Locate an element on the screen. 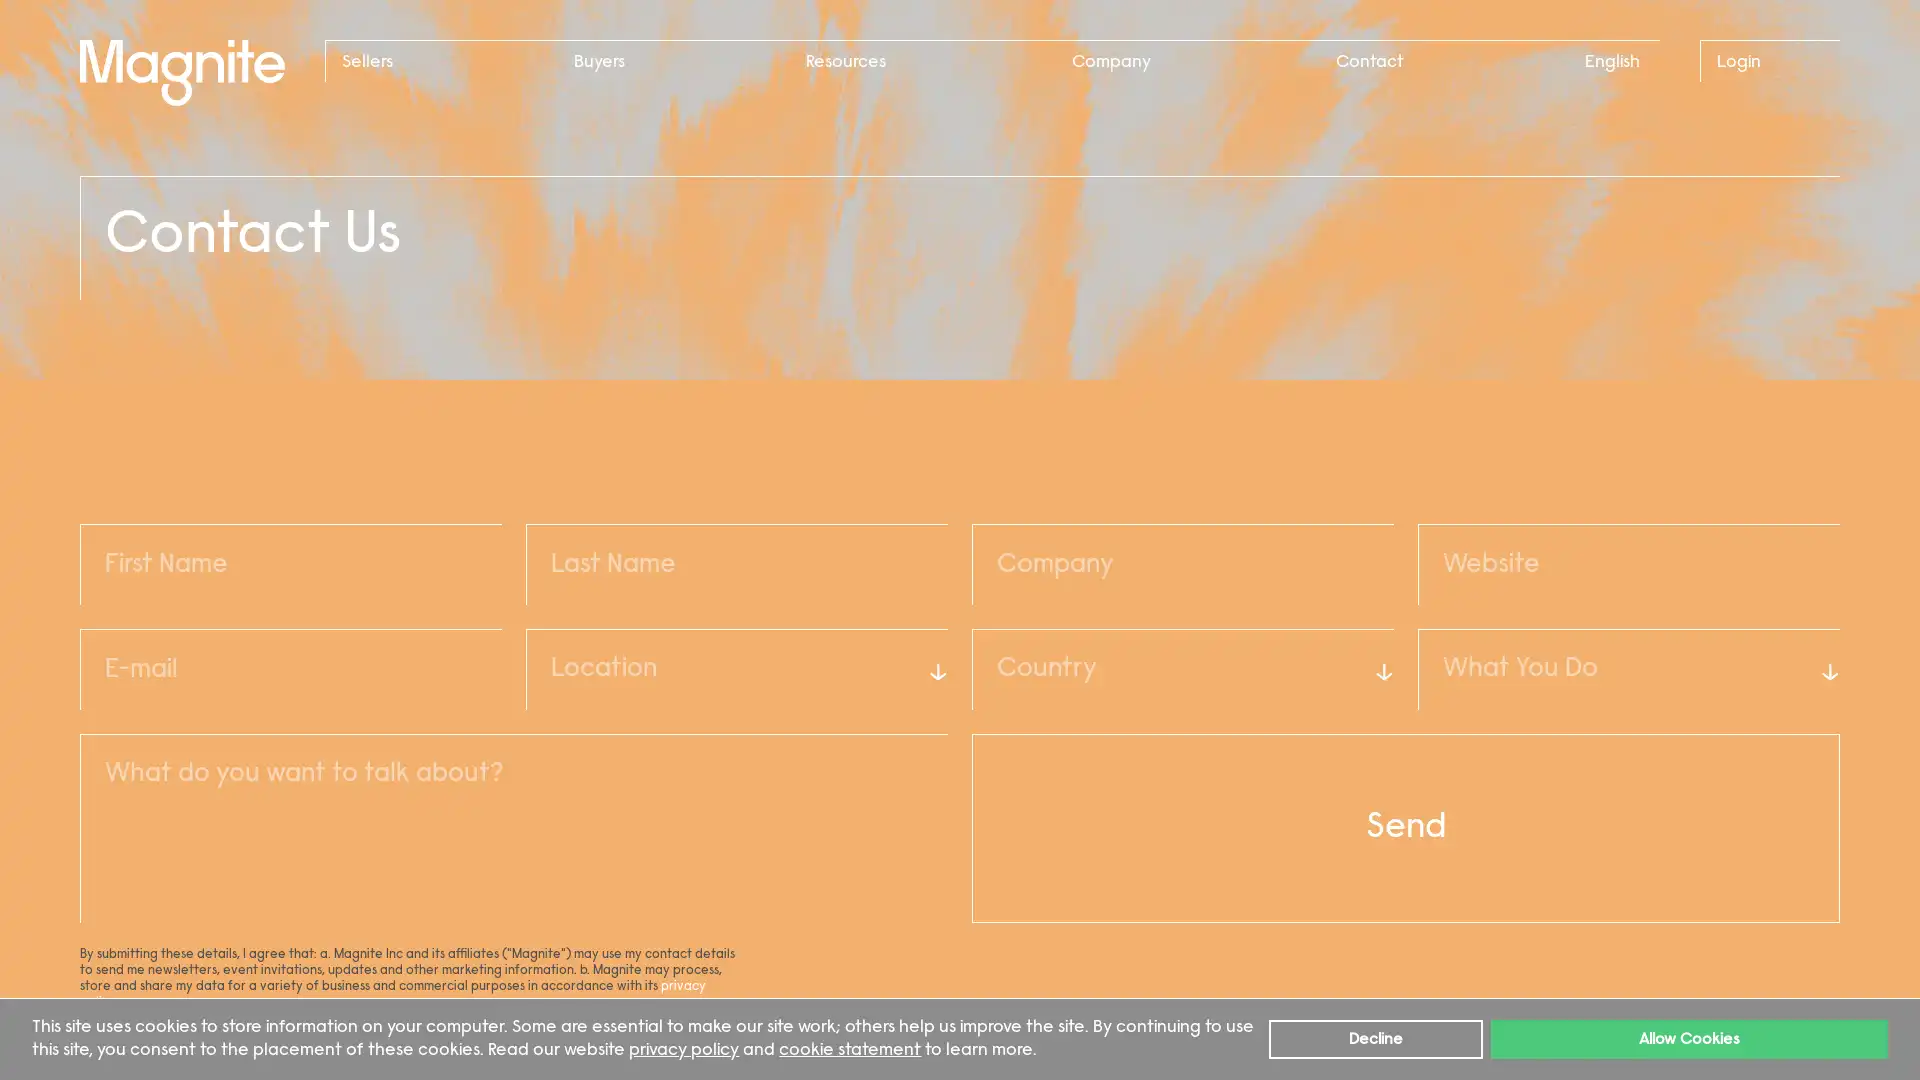 The height and width of the screenshot is (1080, 1920). Send is located at coordinates (1405, 828).